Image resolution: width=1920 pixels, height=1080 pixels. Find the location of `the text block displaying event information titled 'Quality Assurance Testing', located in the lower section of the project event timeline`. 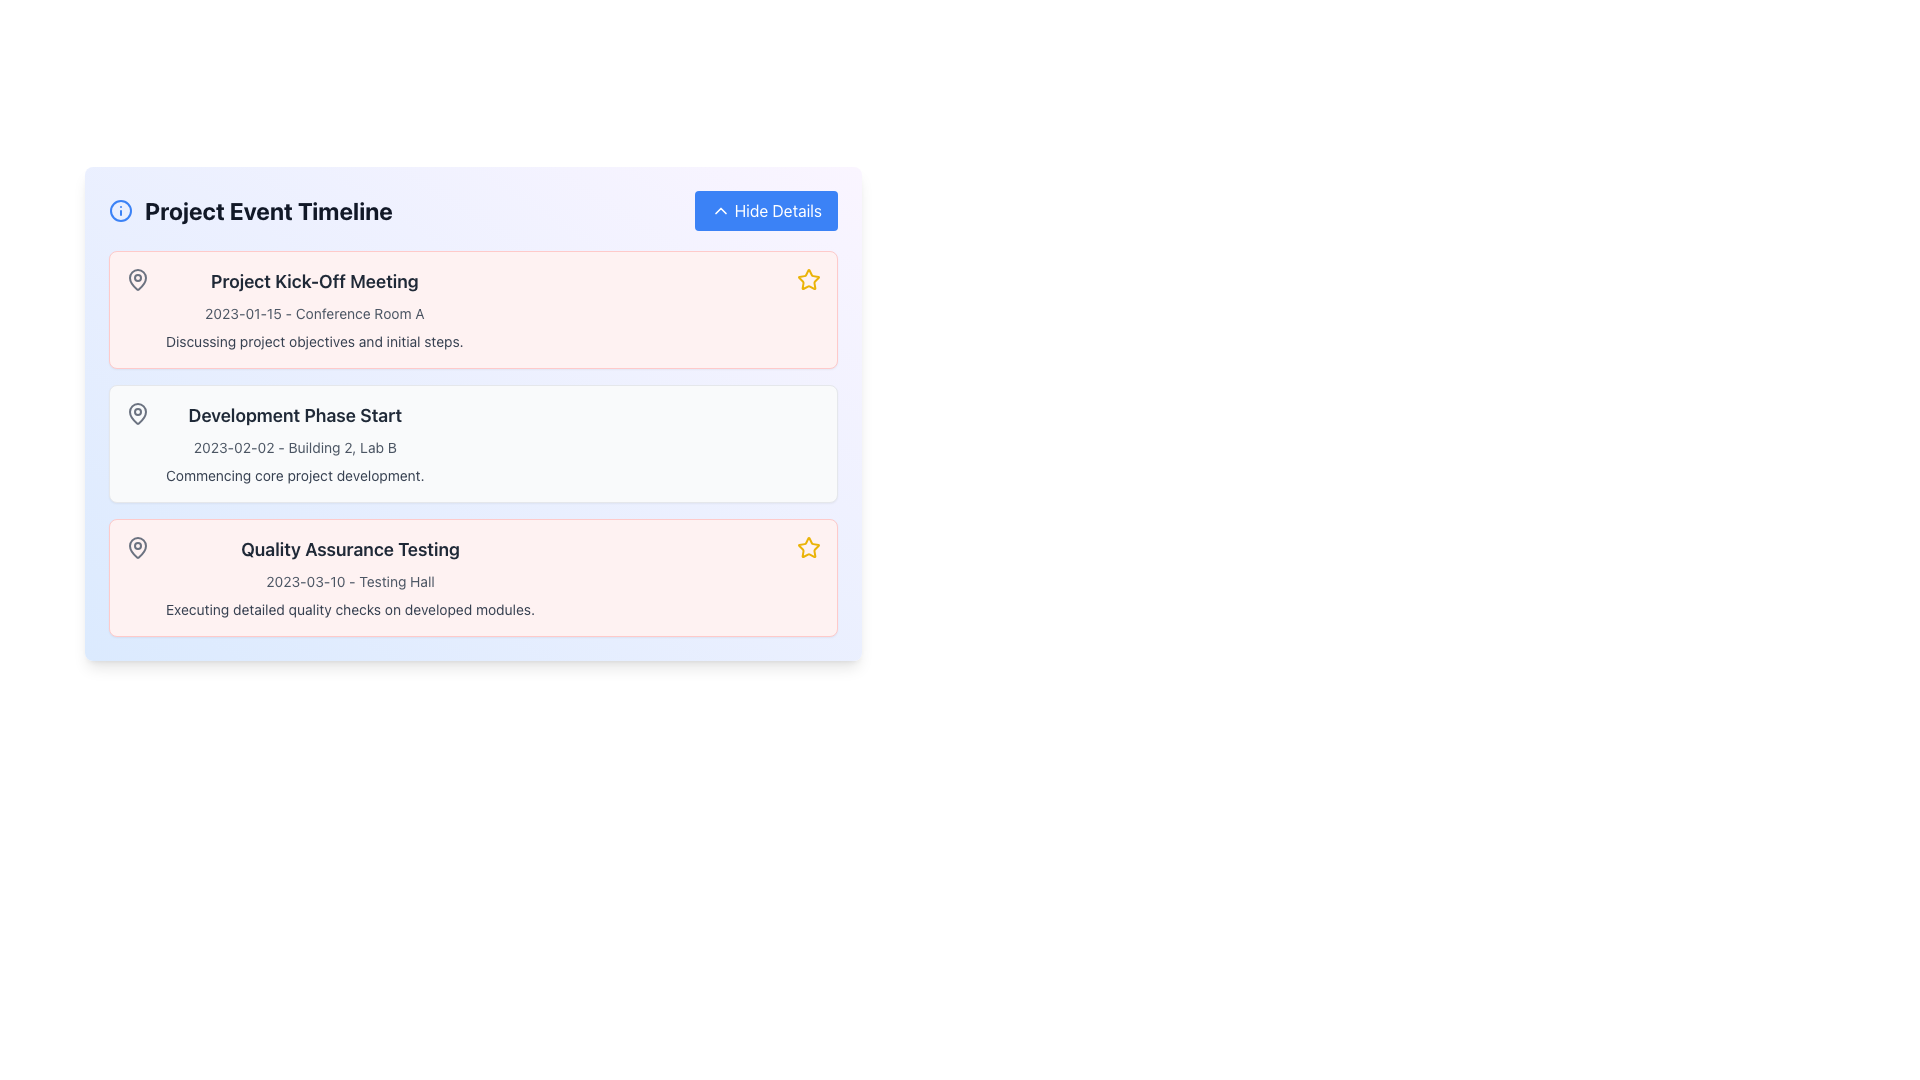

the text block displaying event information titled 'Quality Assurance Testing', located in the lower section of the project event timeline is located at coordinates (350, 578).